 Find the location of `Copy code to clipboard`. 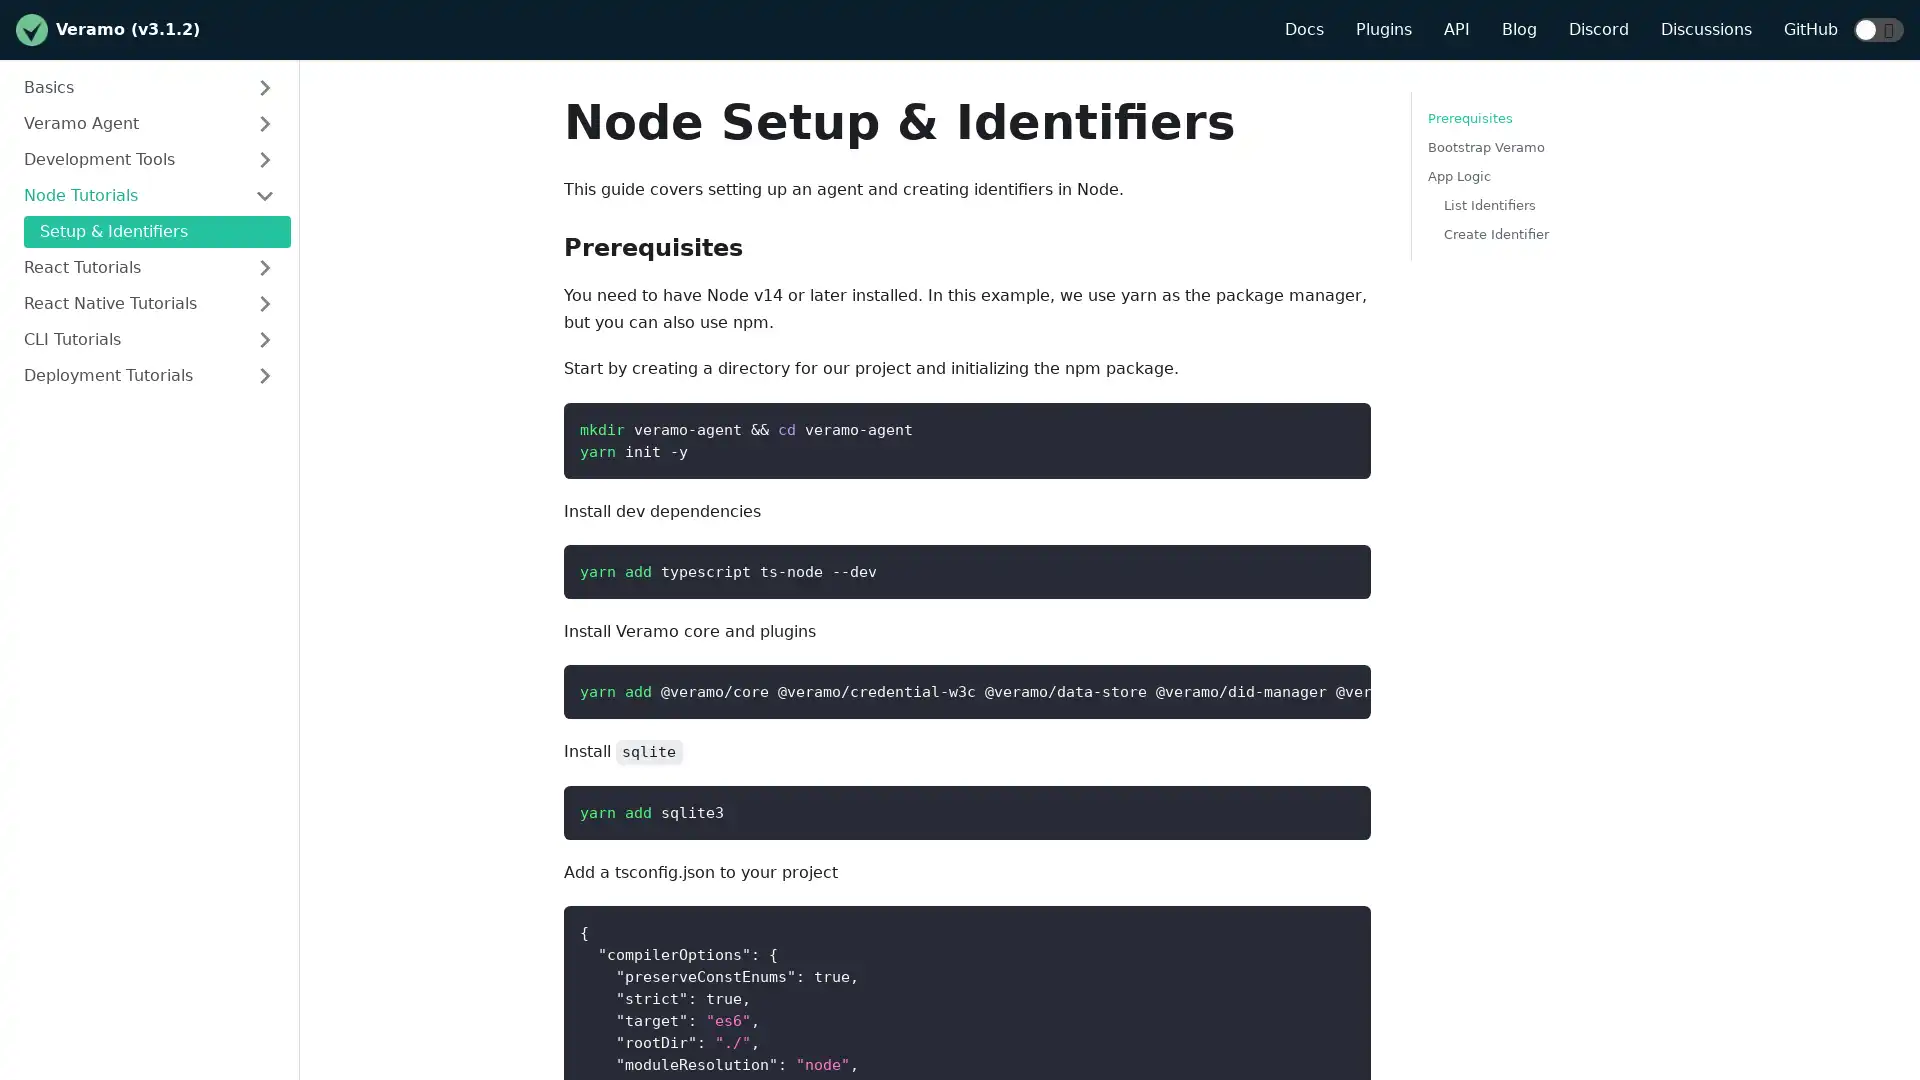

Copy code to clipboard is located at coordinates (1338, 685).